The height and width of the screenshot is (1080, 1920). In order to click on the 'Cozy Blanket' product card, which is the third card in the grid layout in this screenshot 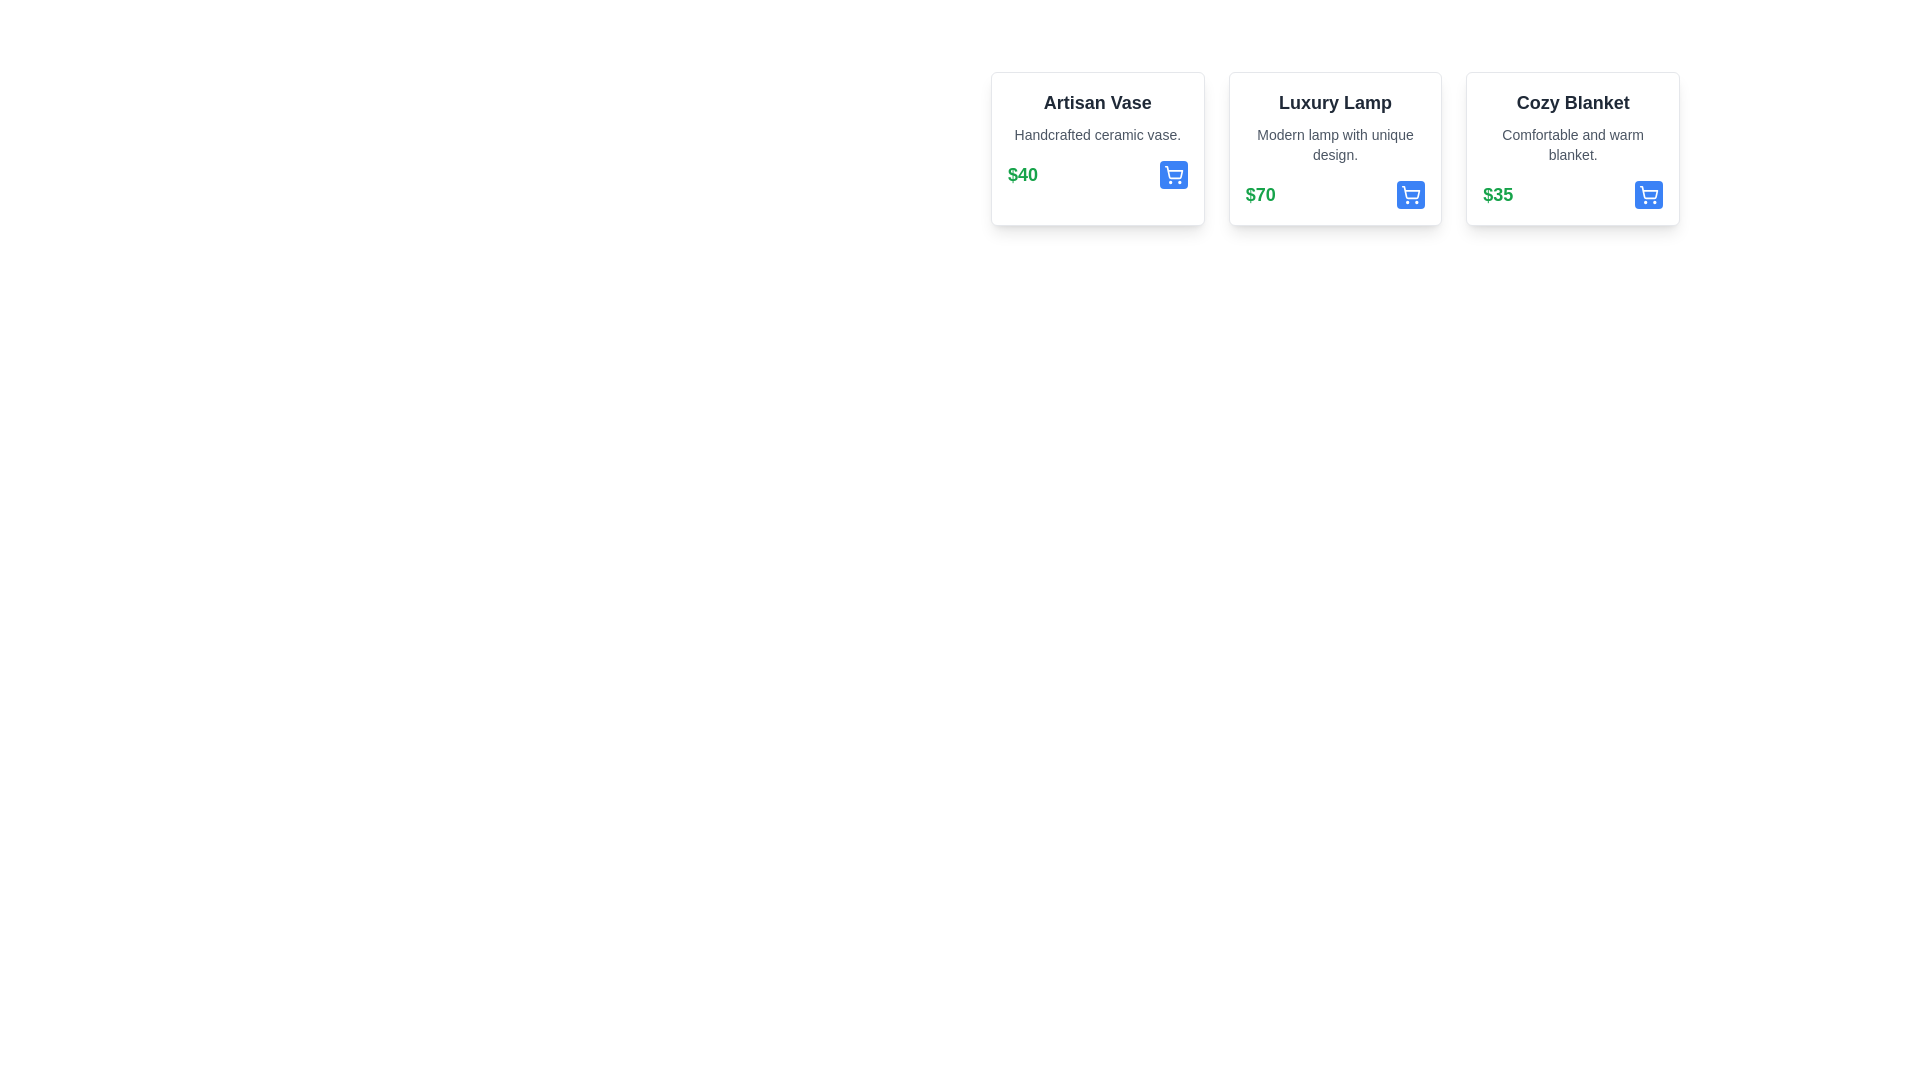, I will do `click(1572, 148)`.